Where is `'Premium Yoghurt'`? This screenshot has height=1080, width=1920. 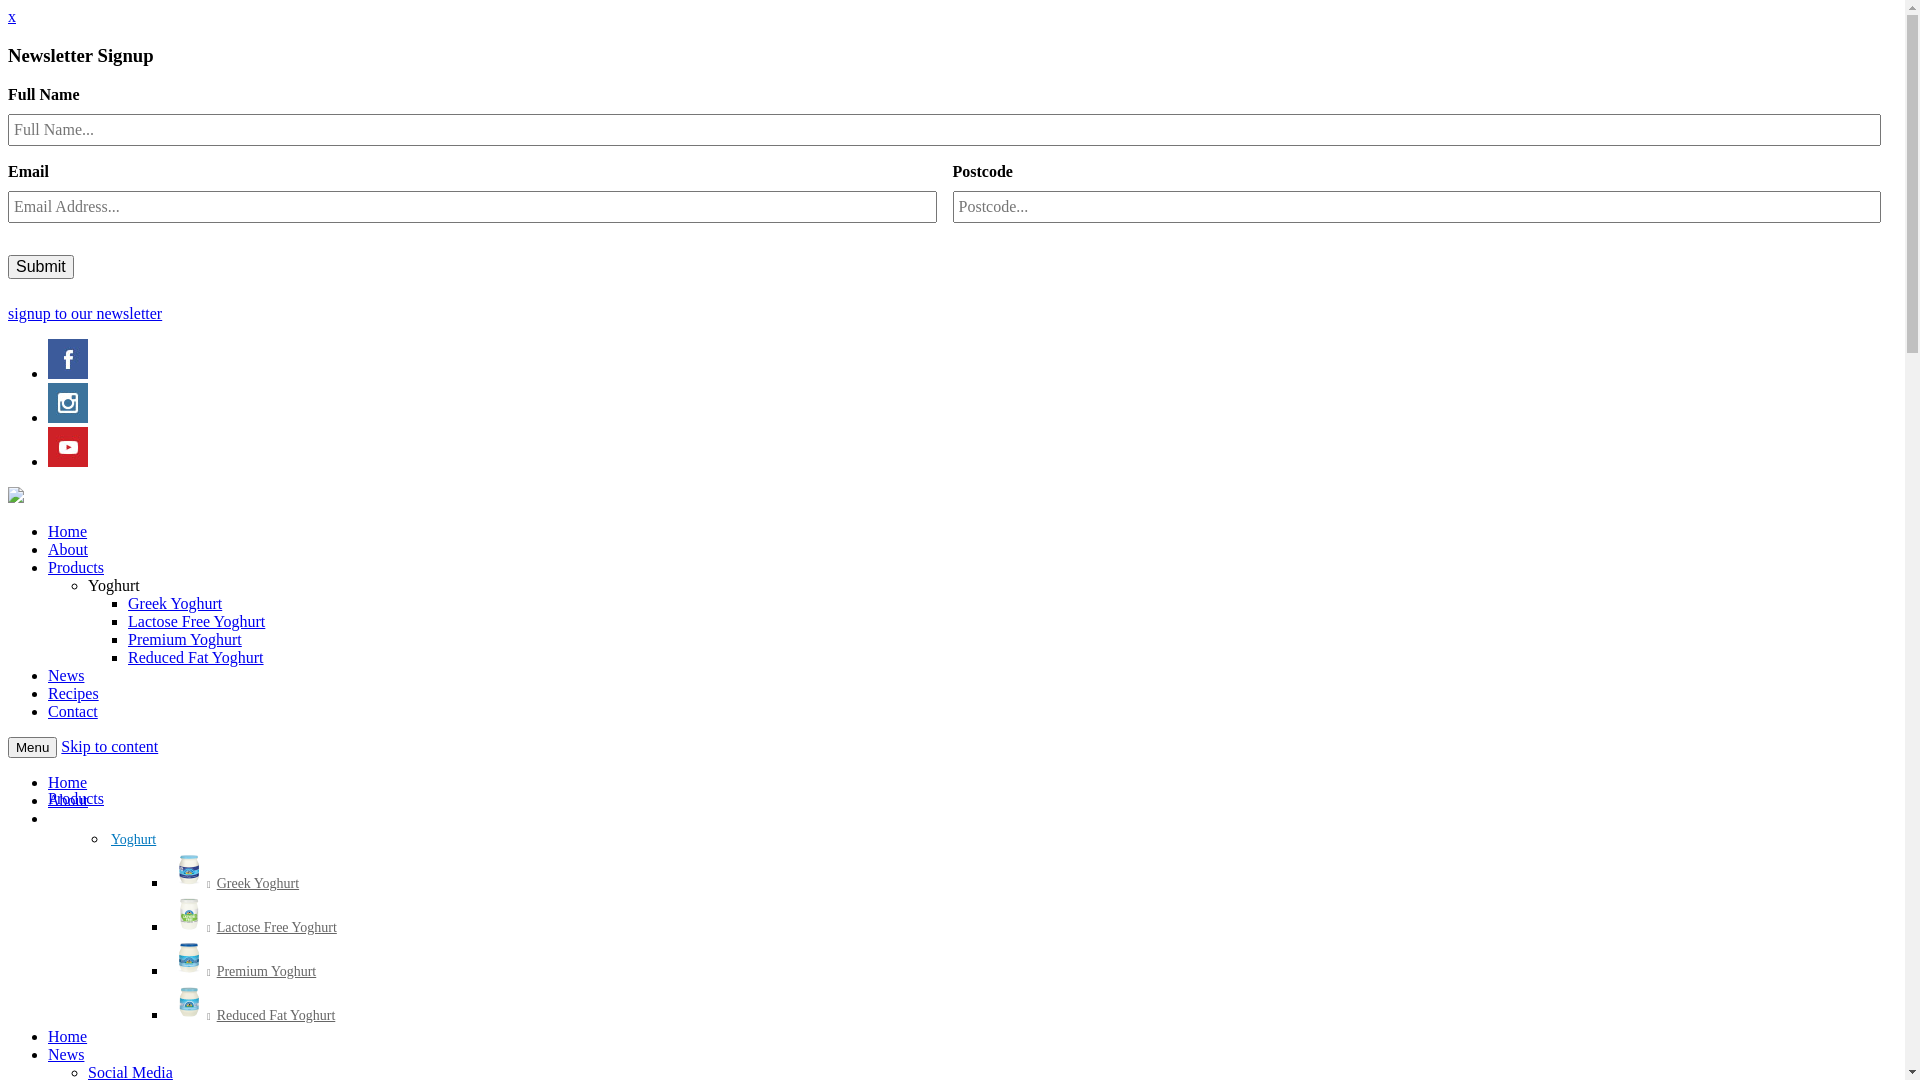
'Premium Yoghurt' is located at coordinates (127, 639).